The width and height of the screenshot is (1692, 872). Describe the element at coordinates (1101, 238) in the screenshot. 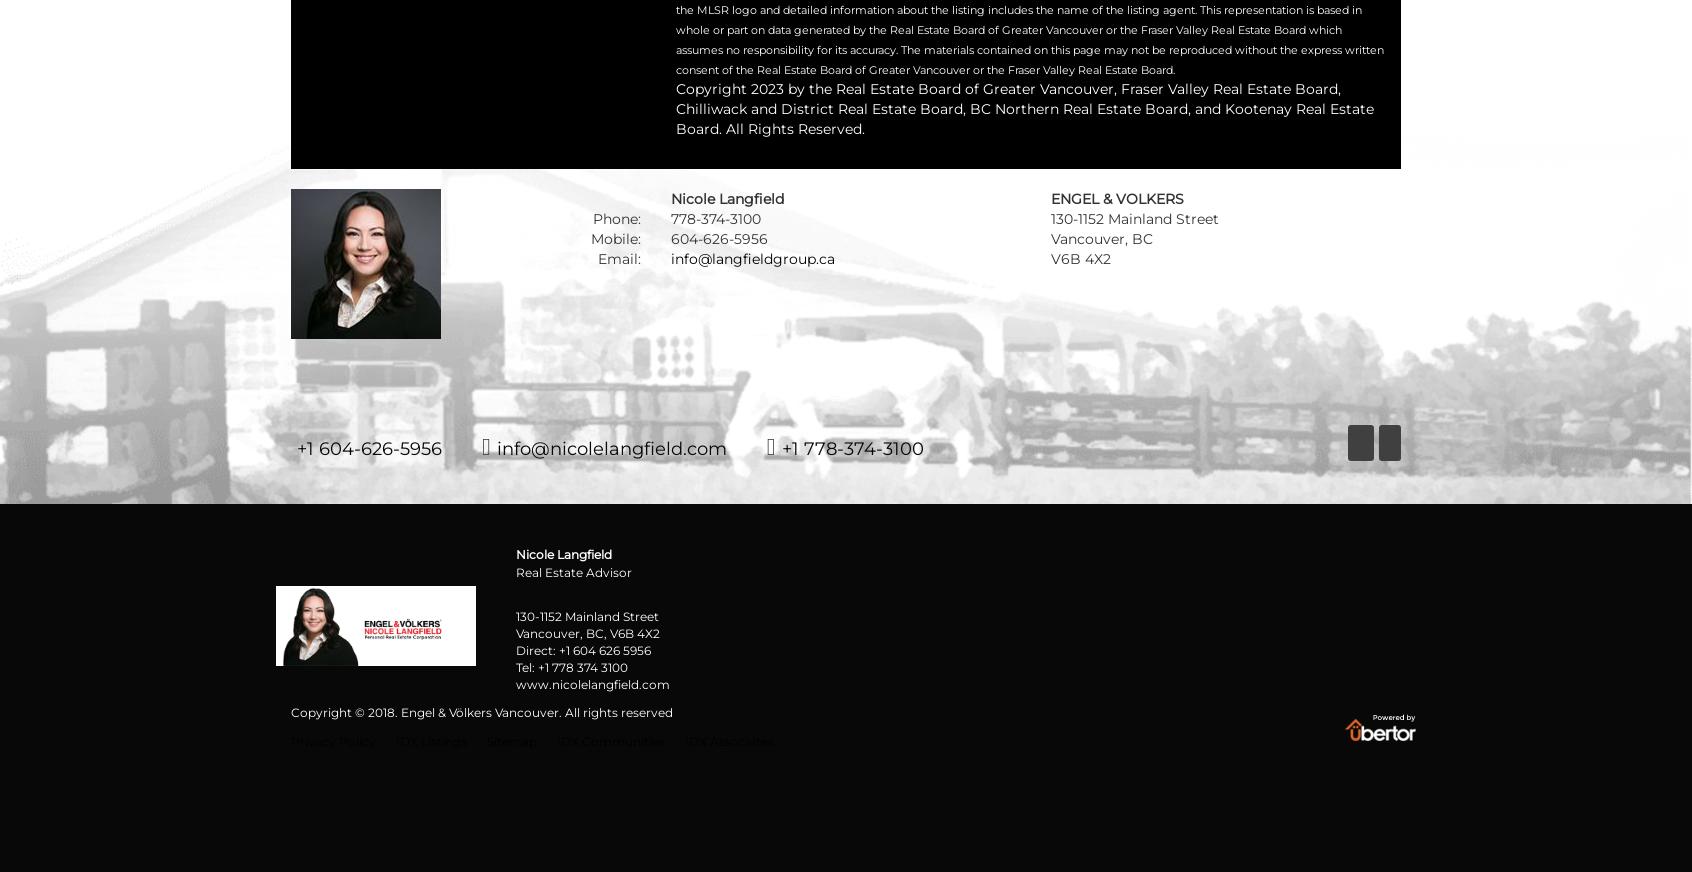

I see `'Vancouver, BC'` at that location.